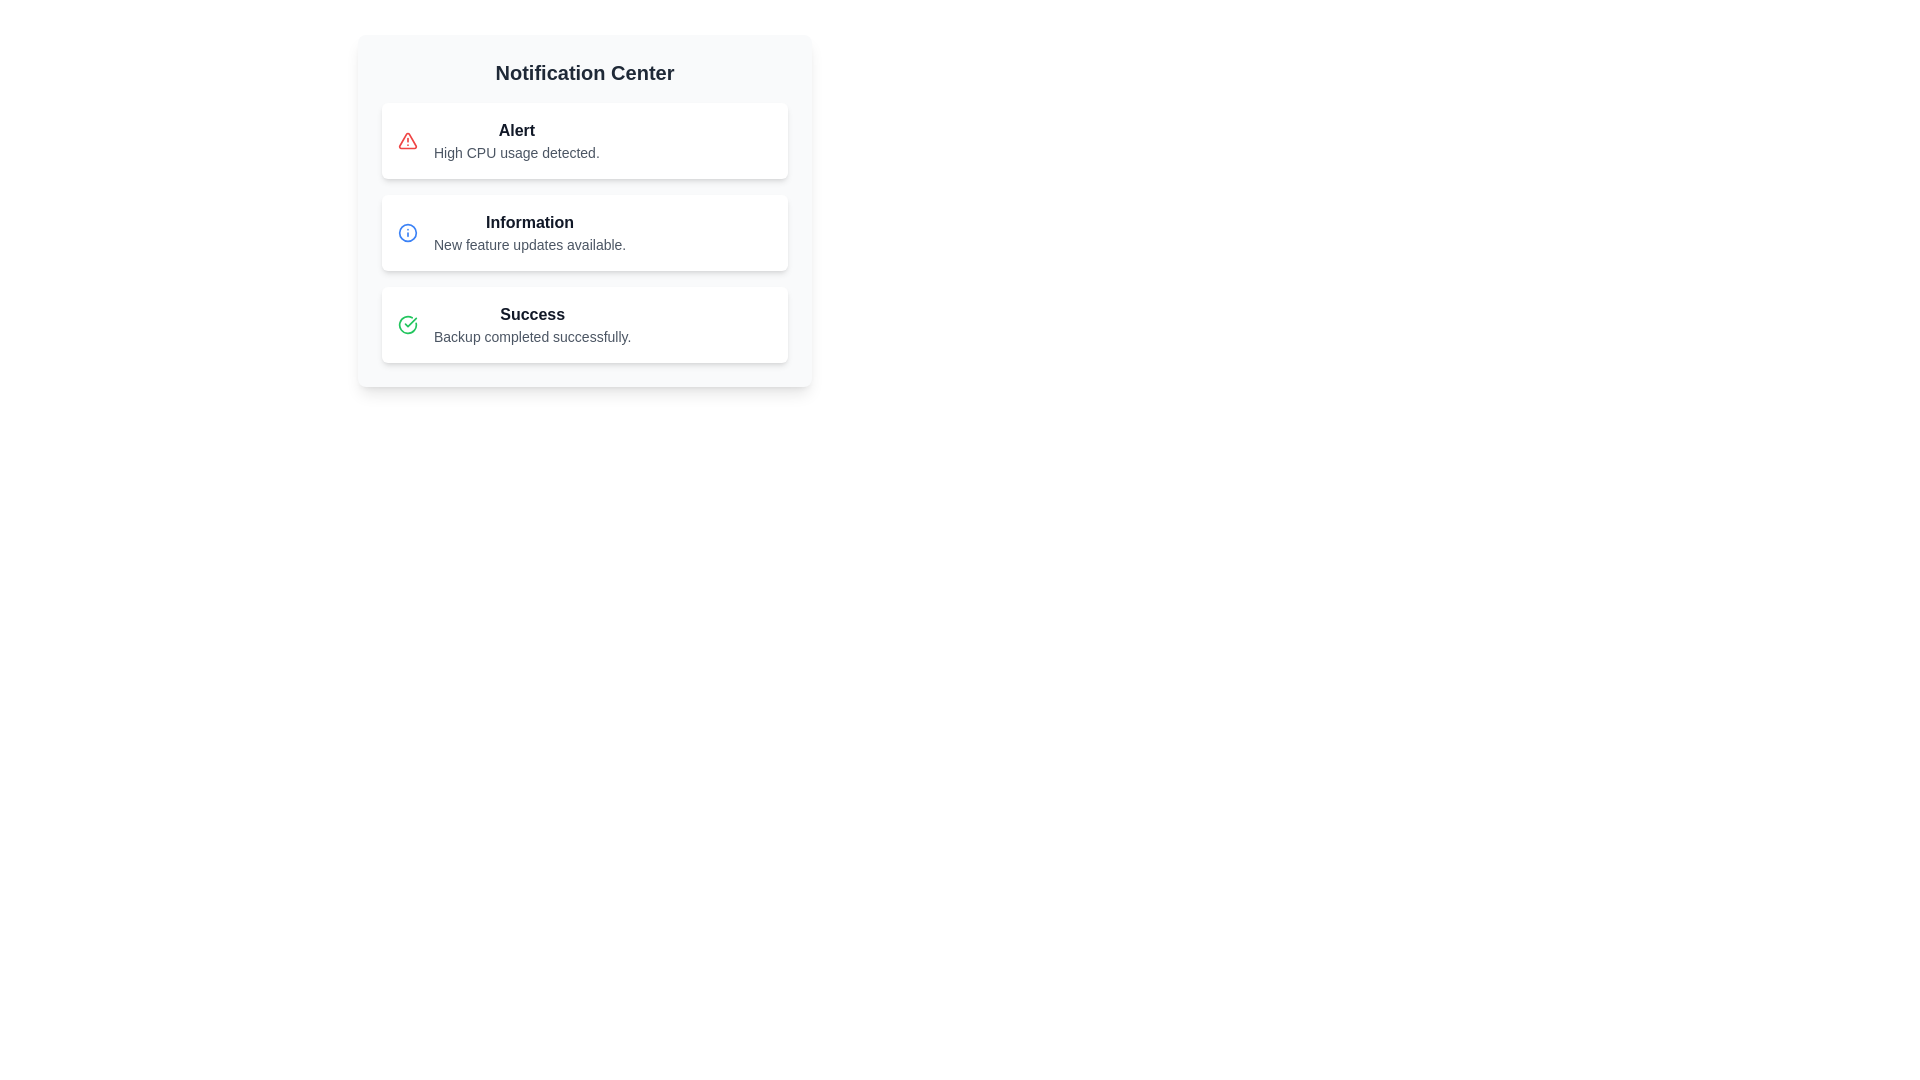 This screenshot has width=1920, height=1080. What do you see at coordinates (530, 223) in the screenshot?
I see `the header text label of the second notification block, which summarizes the type or category of the notification, located at the top center above the text 'New feature updates available.'` at bounding box center [530, 223].